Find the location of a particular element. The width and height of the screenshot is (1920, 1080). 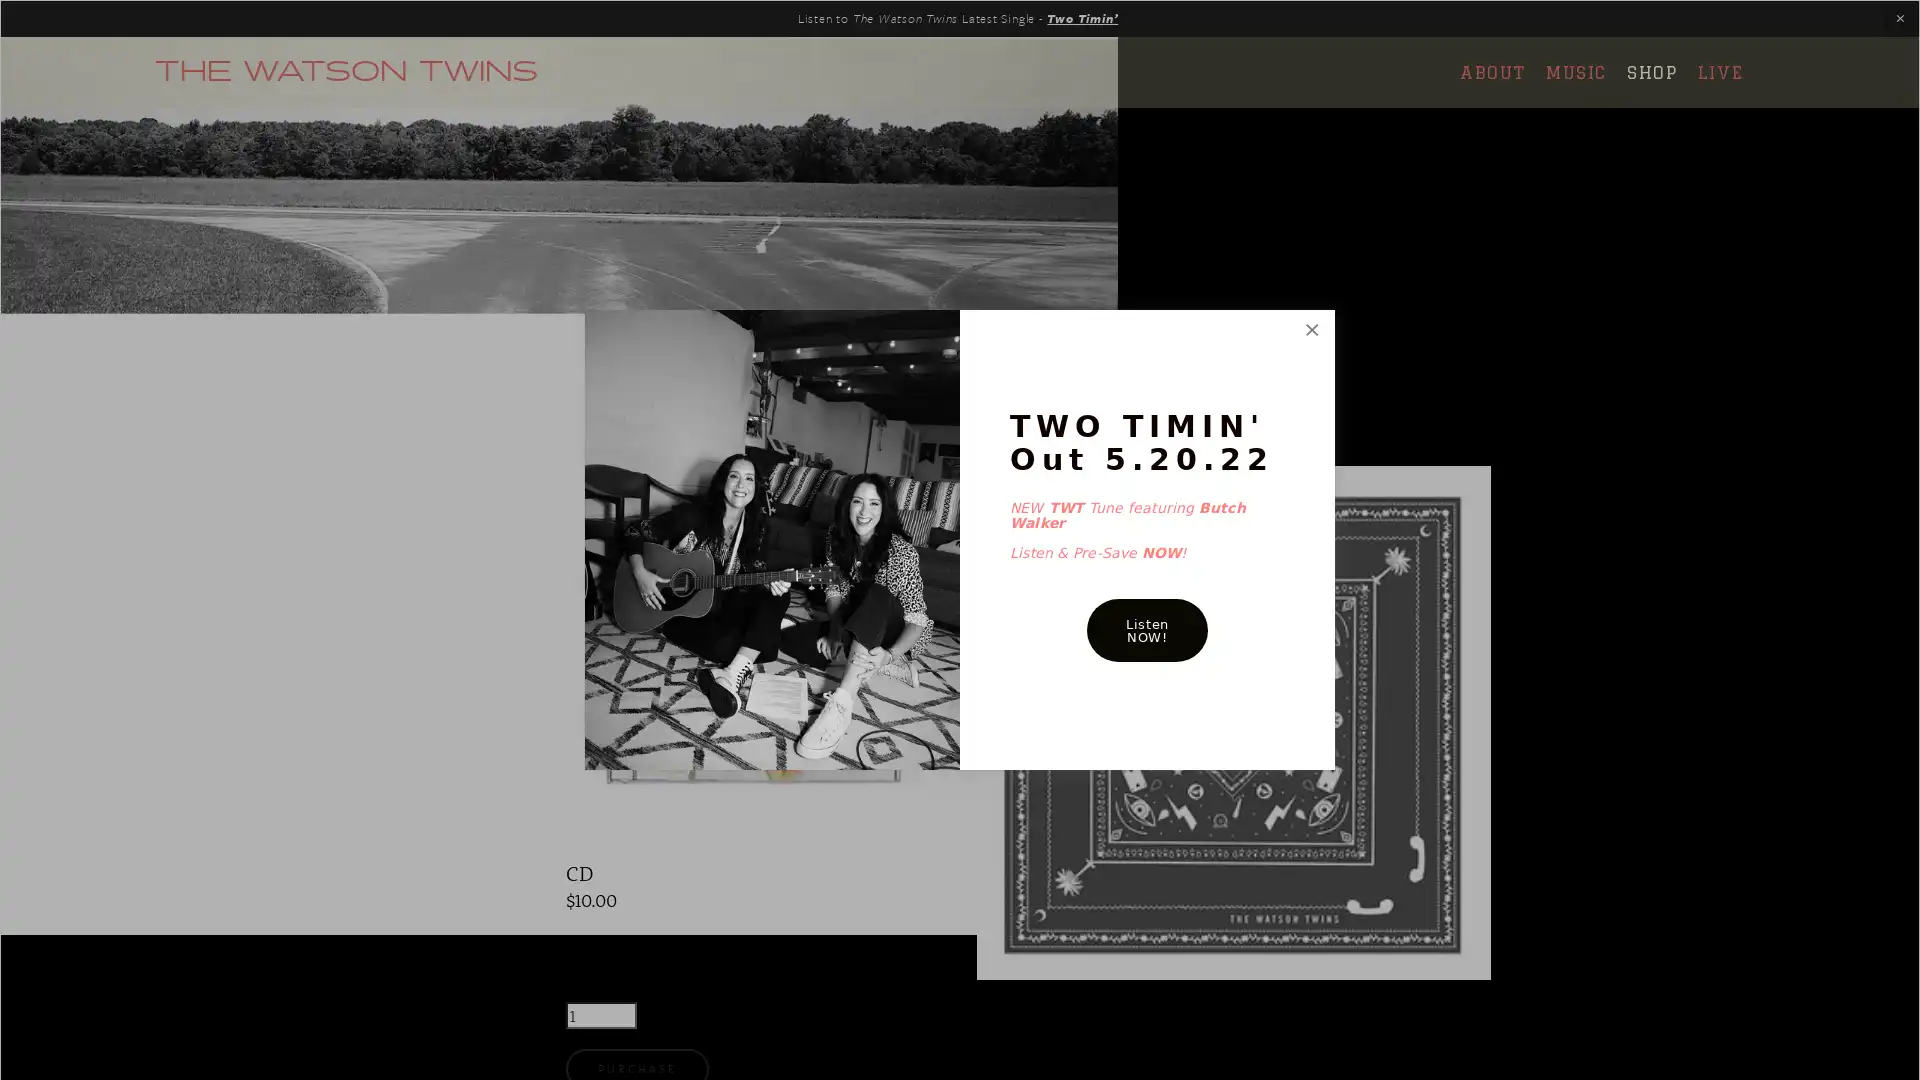

Close Announcement is located at coordinates (1899, 19).